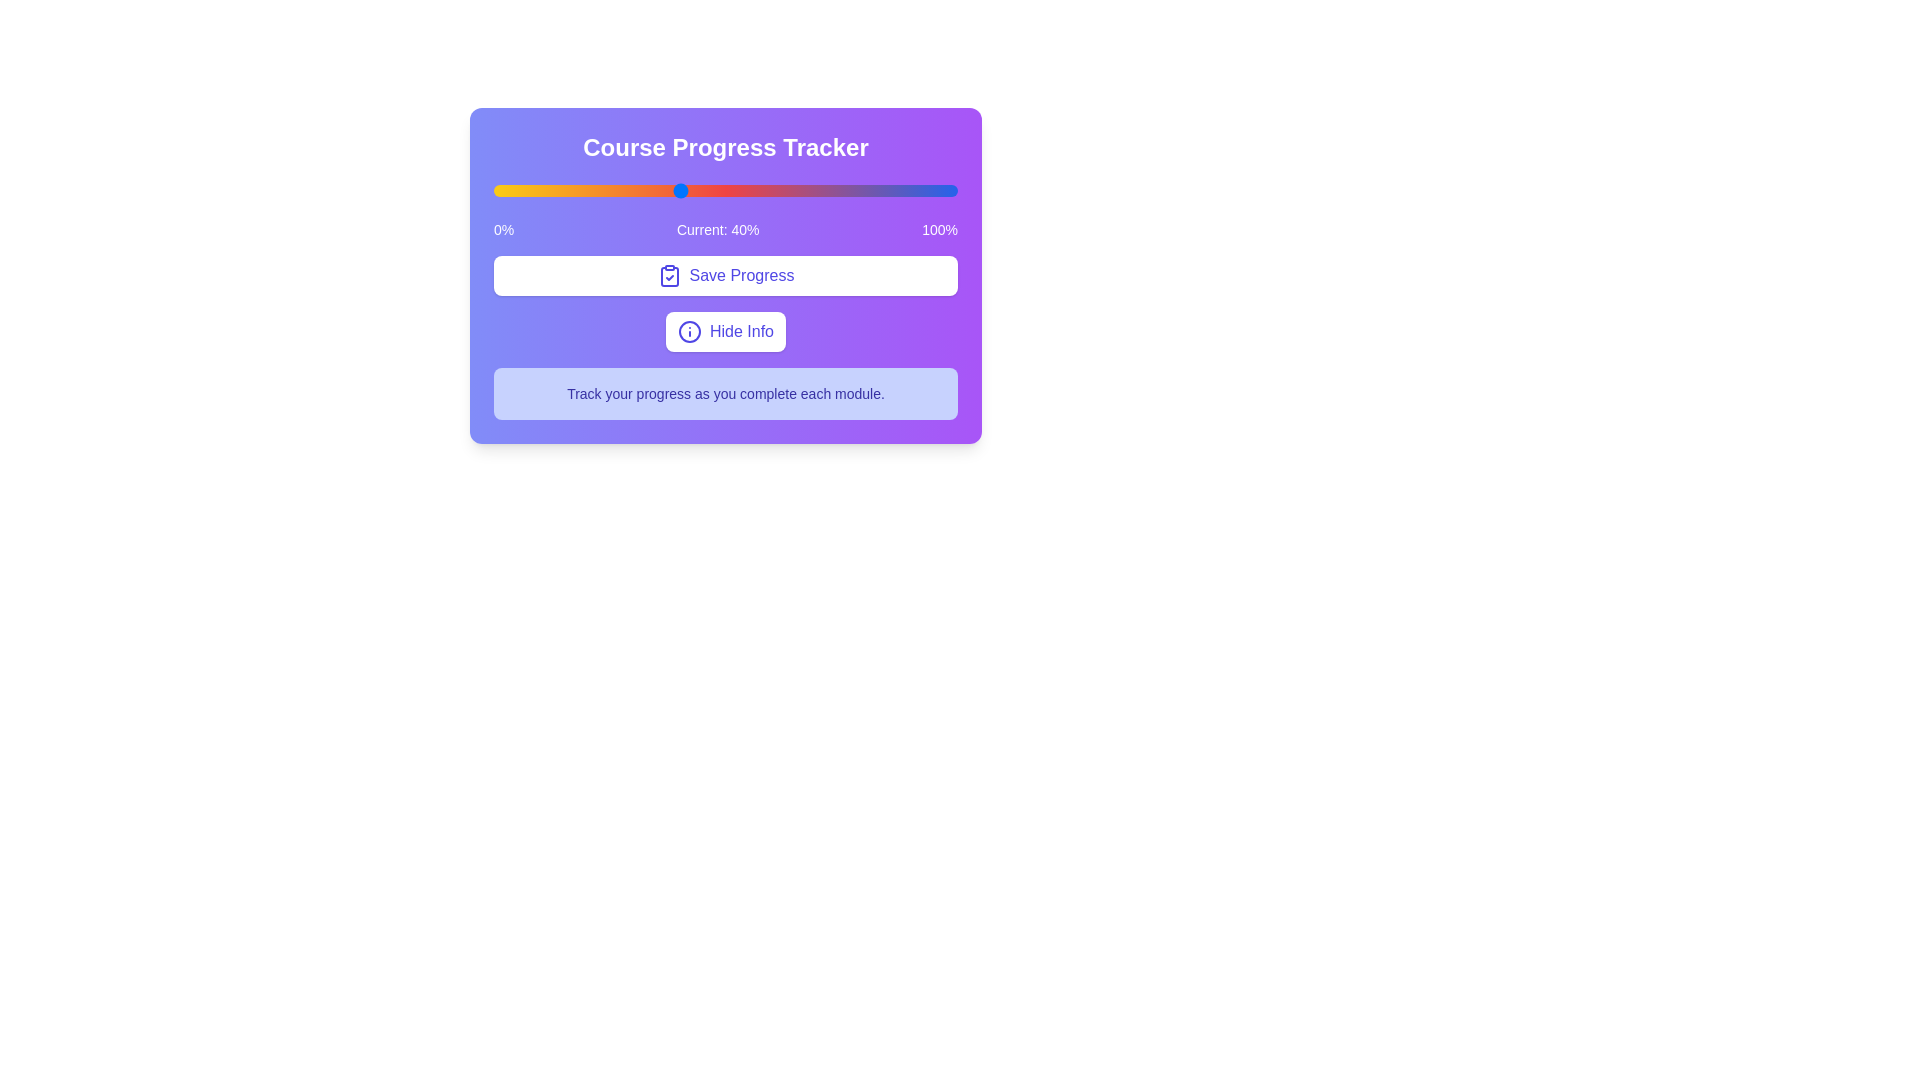 This screenshot has width=1920, height=1080. What do you see at coordinates (558, 191) in the screenshot?
I see `progress percentage` at bounding box center [558, 191].